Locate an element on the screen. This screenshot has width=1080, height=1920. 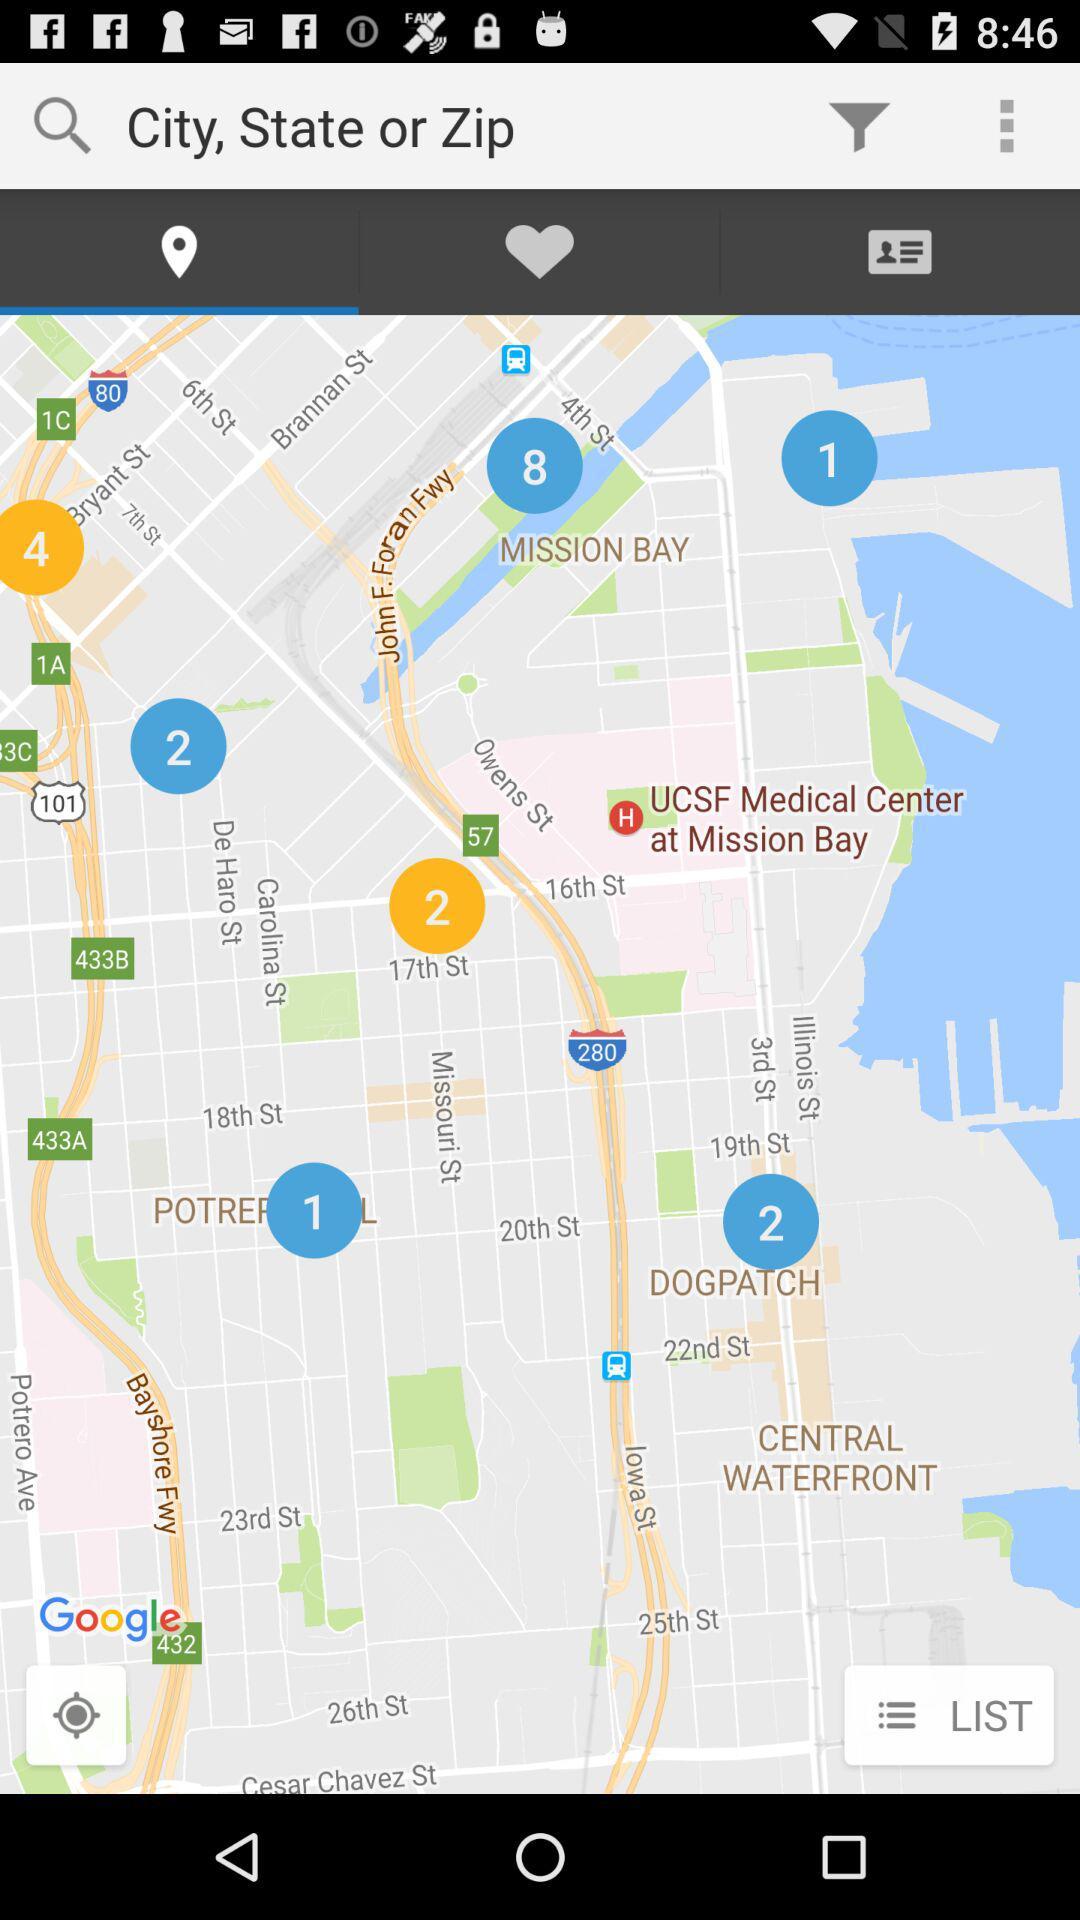
the item at the center is located at coordinates (540, 1053).